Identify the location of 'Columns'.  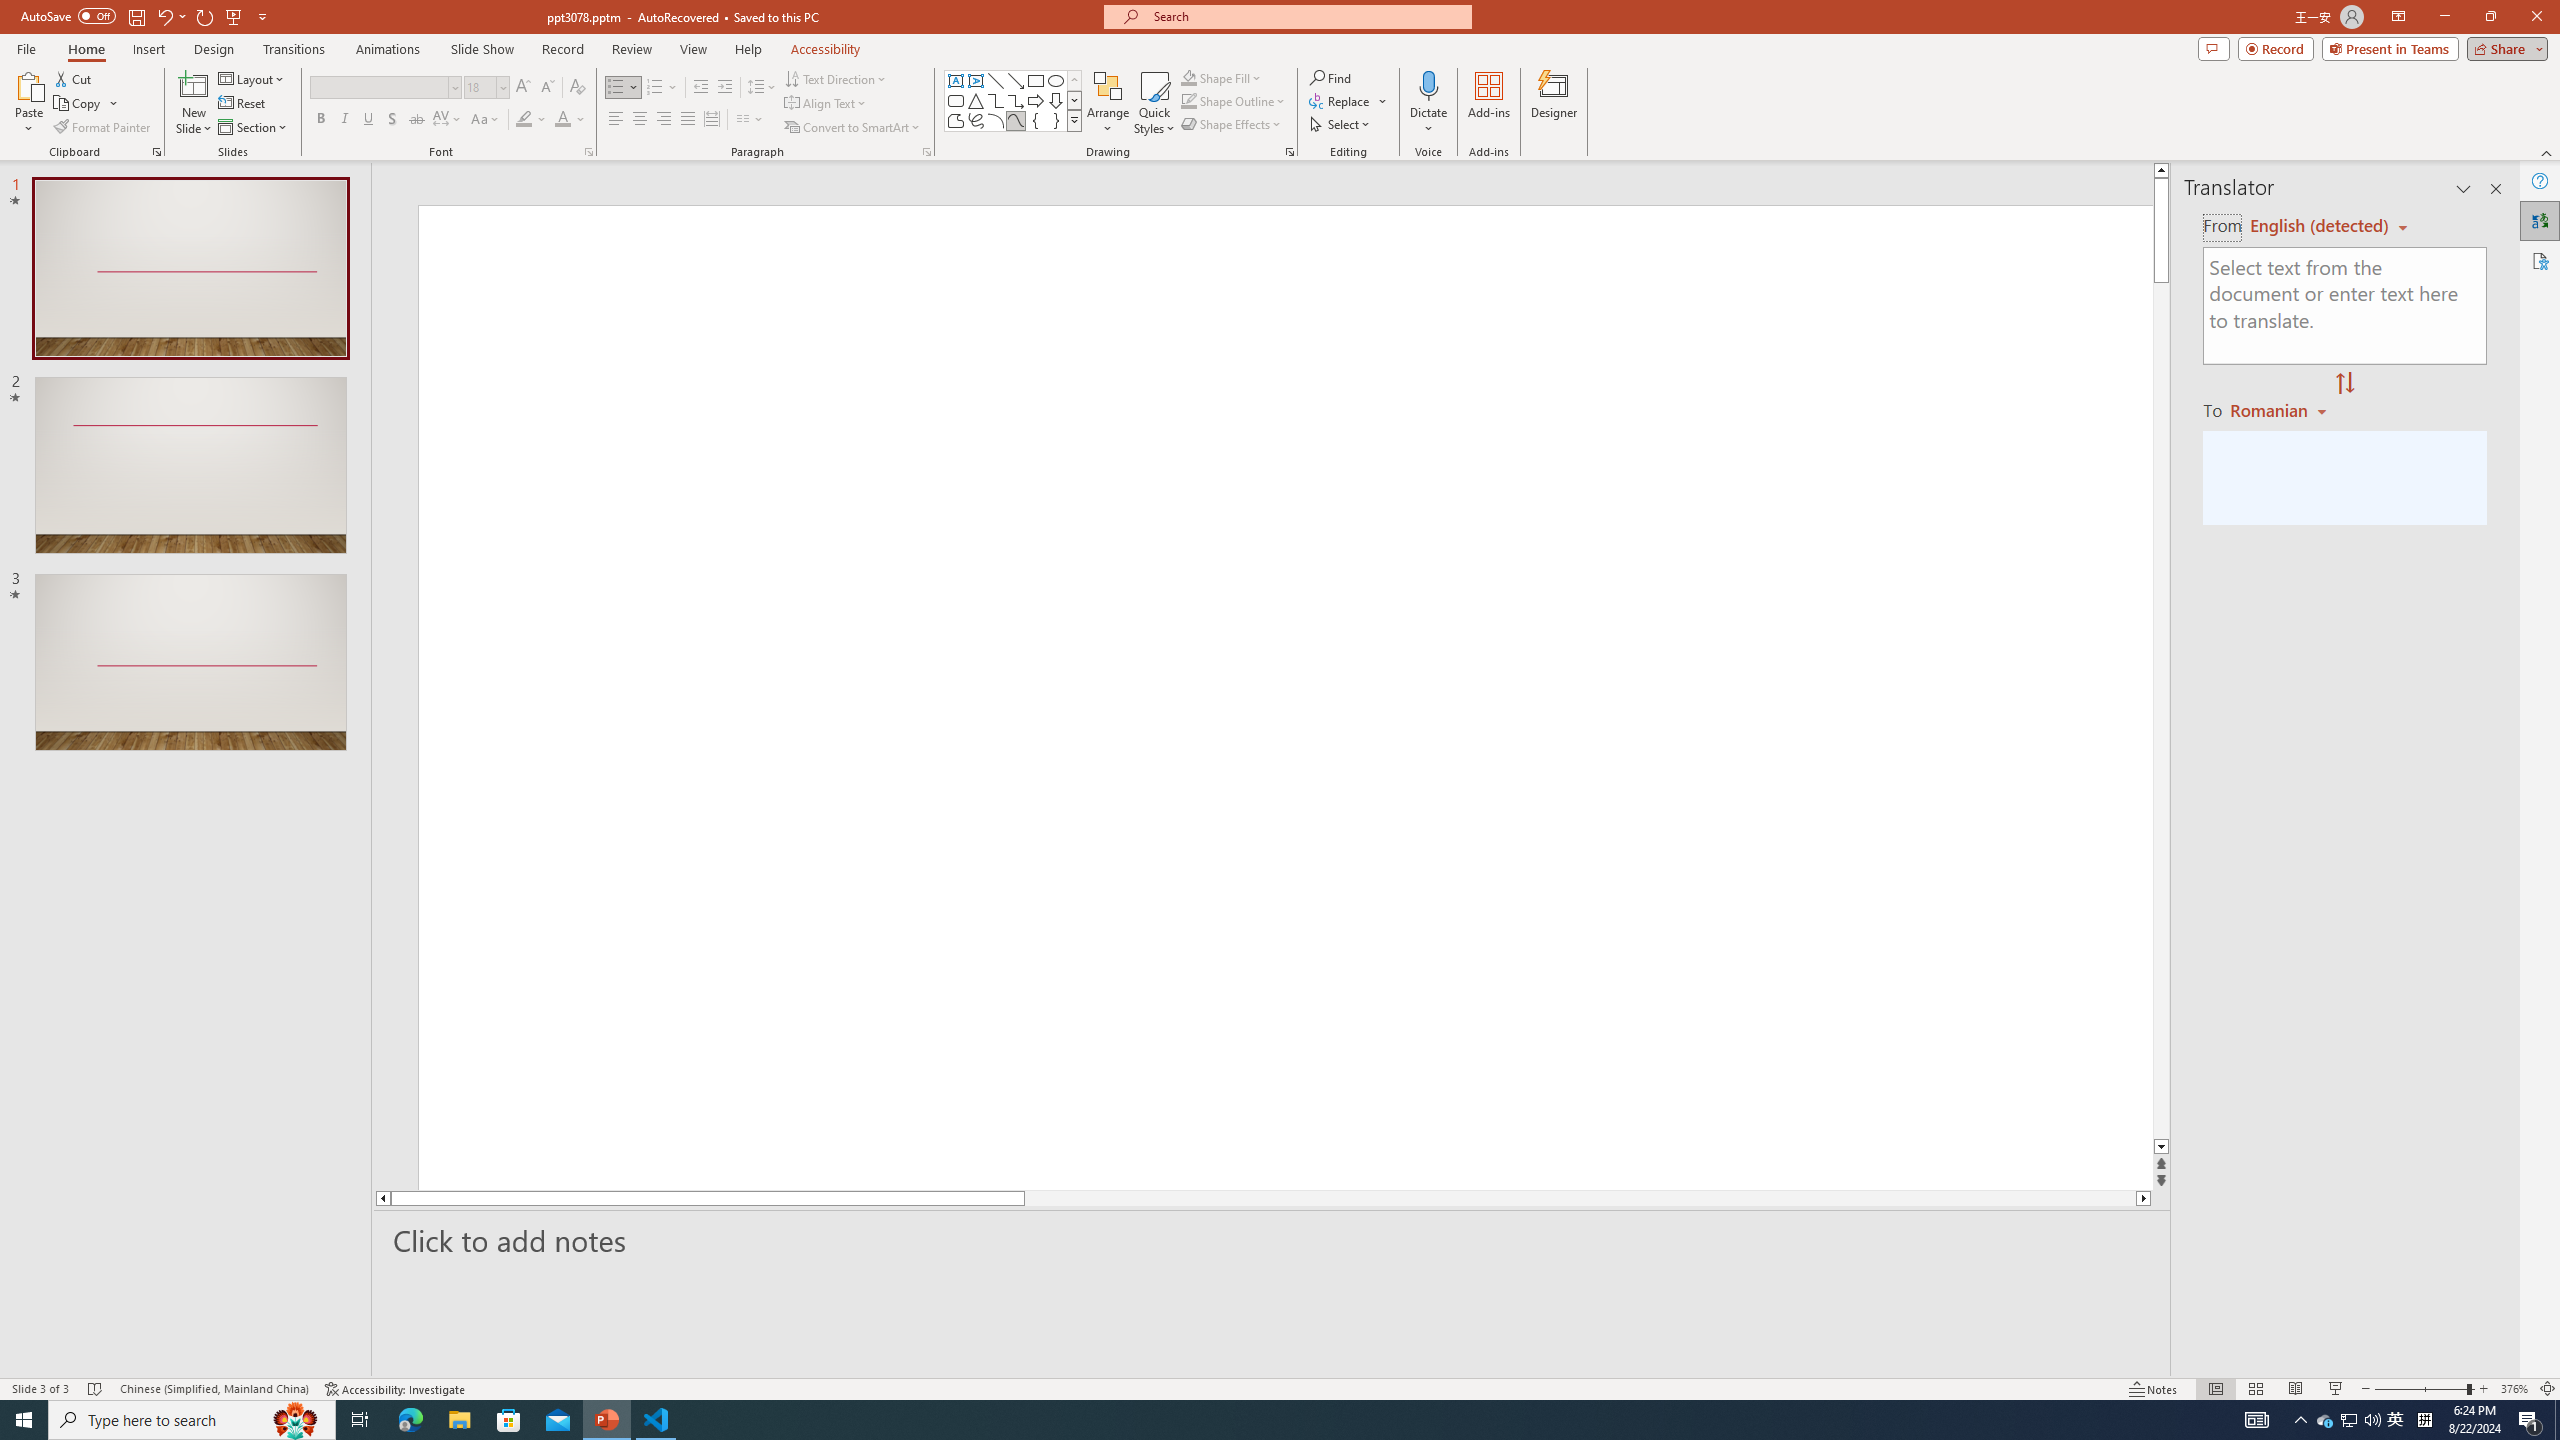
(750, 118).